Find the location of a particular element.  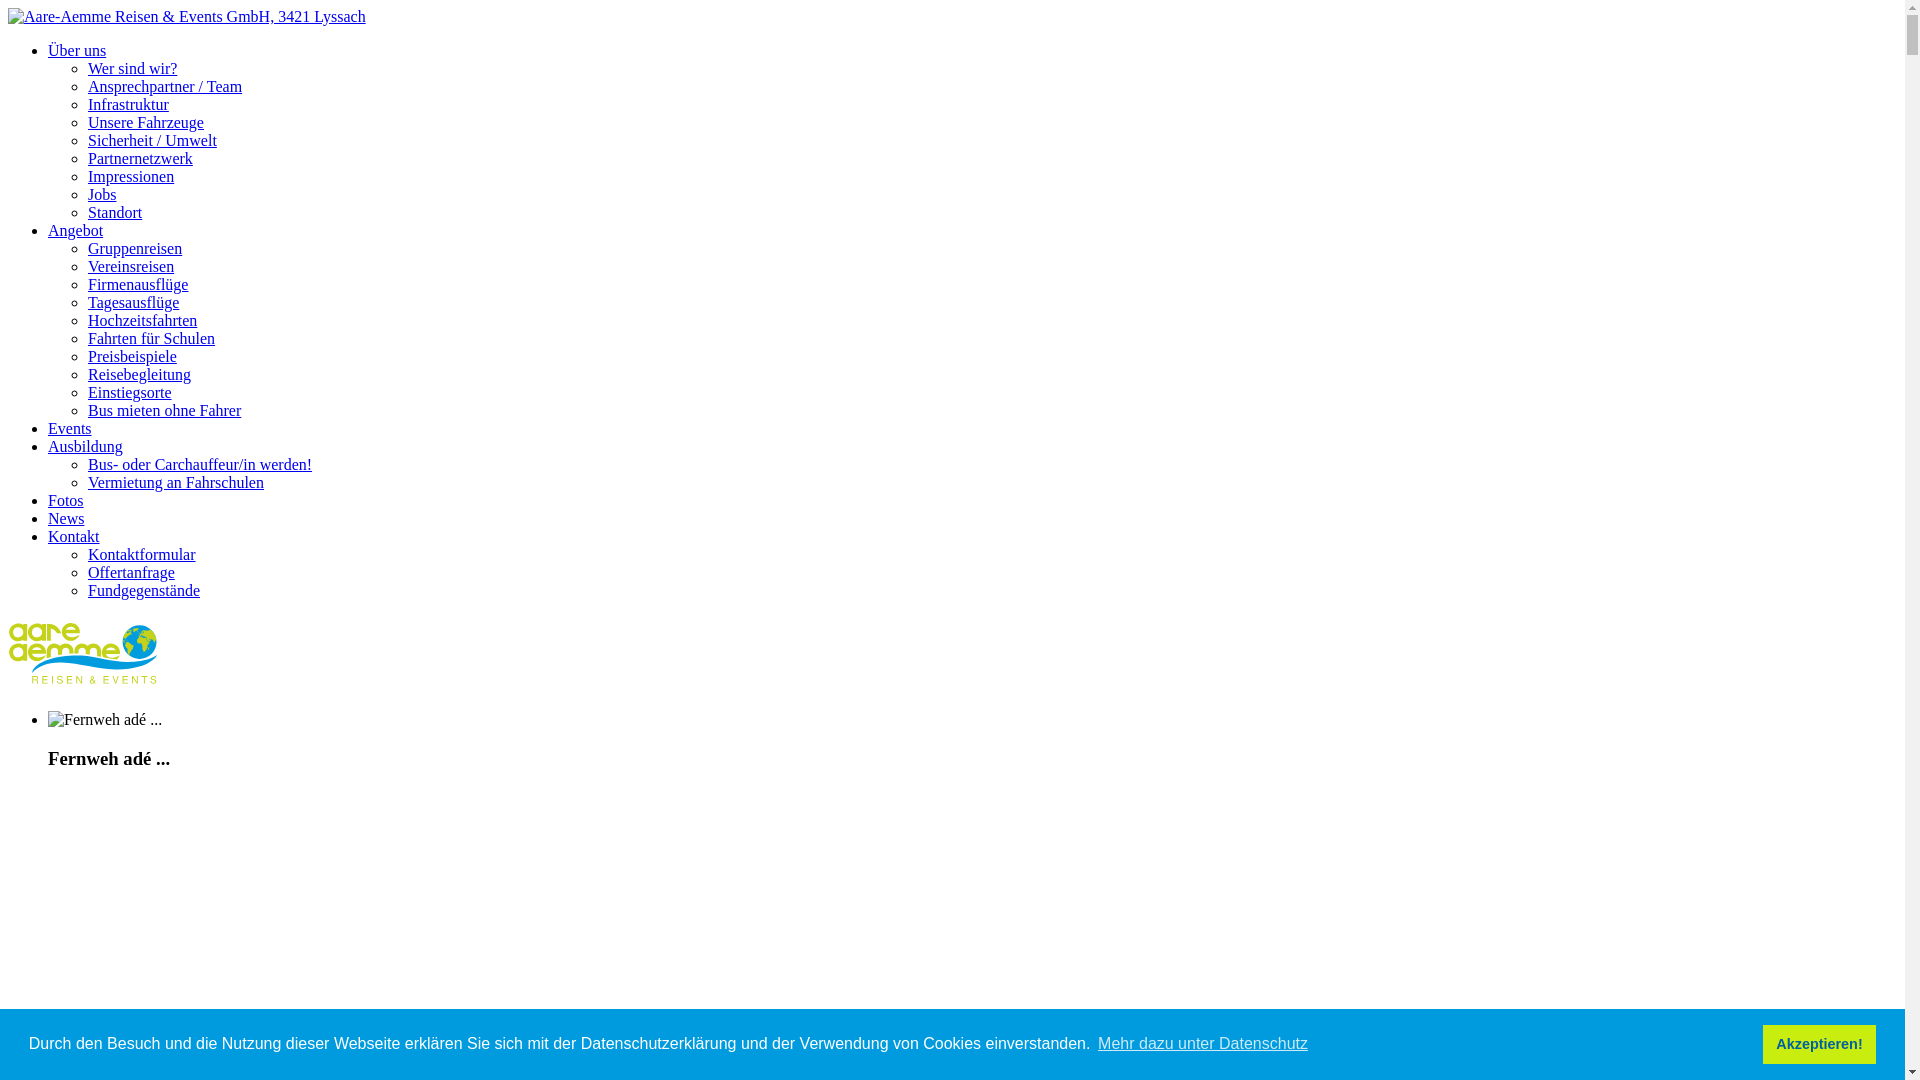

'Wer sind wir?' is located at coordinates (131, 67).